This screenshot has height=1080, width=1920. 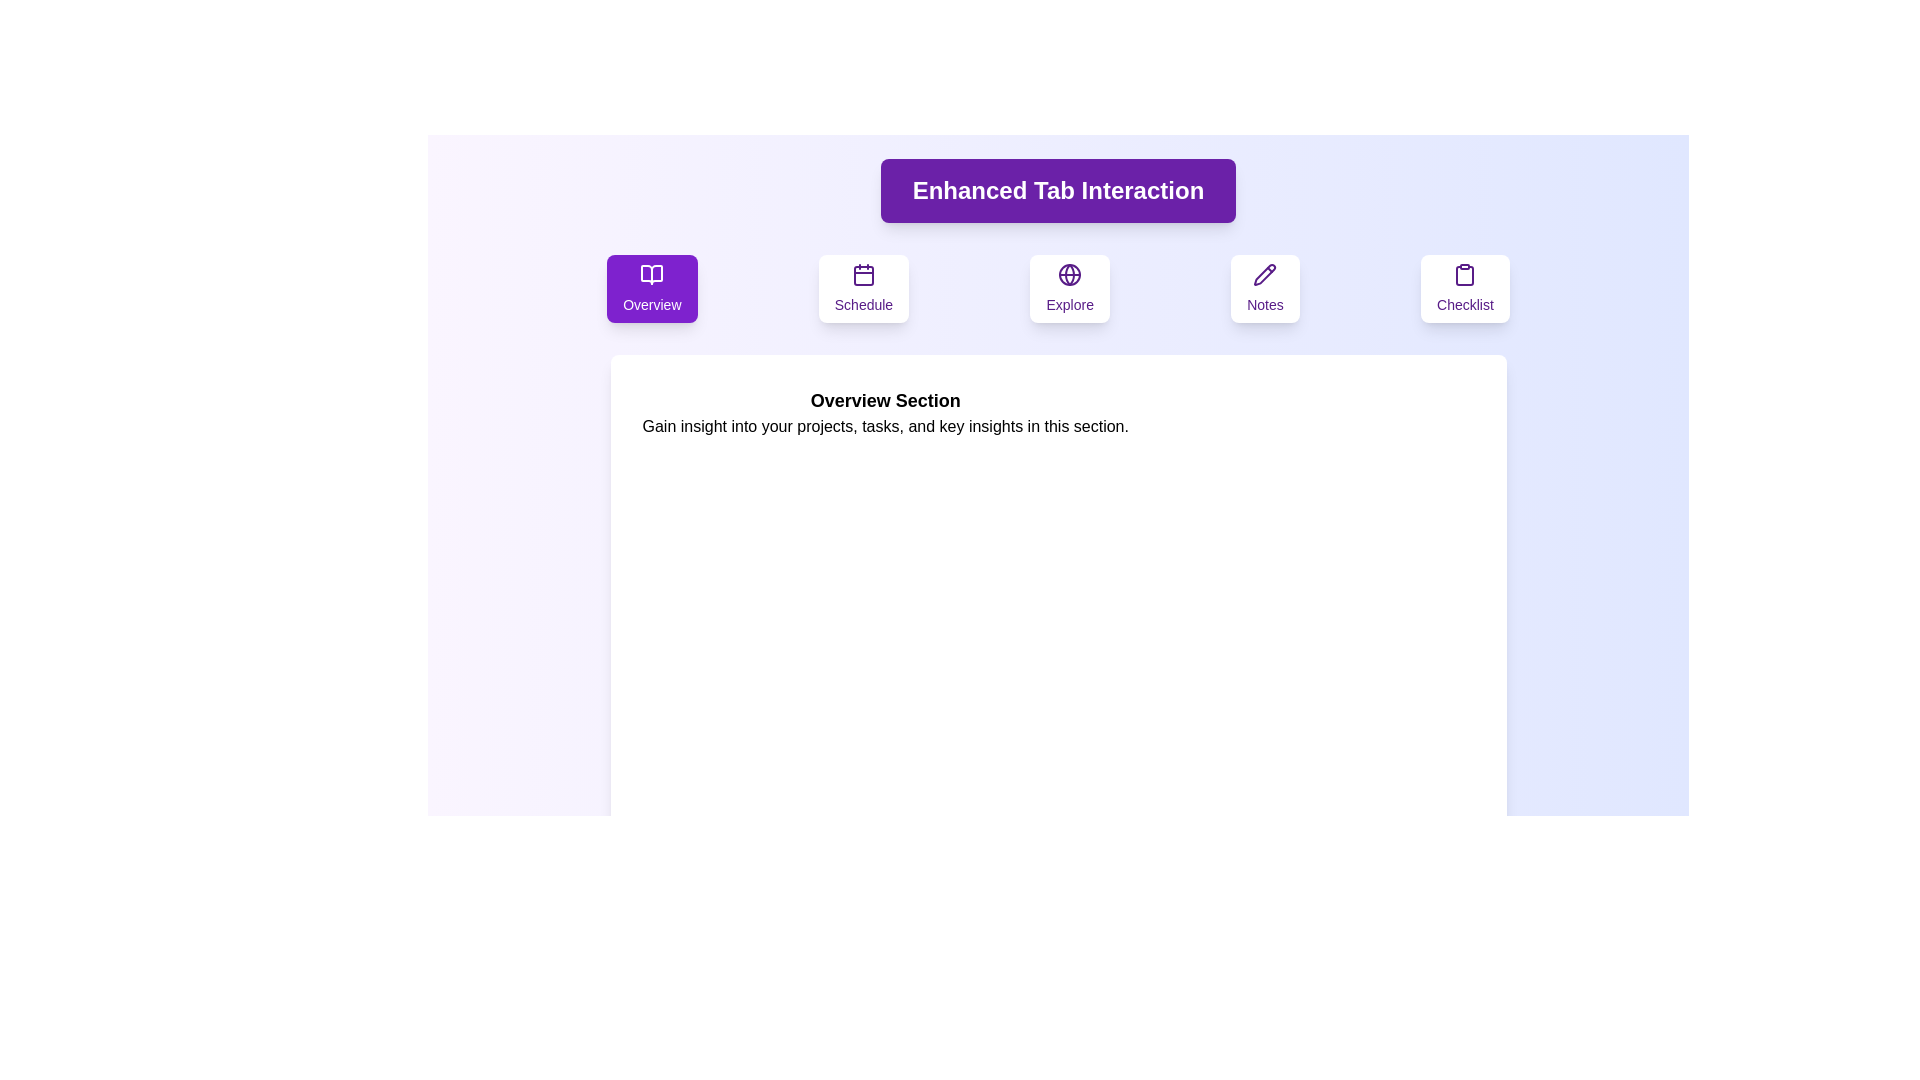 What do you see at coordinates (864, 289) in the screenshot?
I see `the interactive button with an icon and text` at bounding box center [864, 289].